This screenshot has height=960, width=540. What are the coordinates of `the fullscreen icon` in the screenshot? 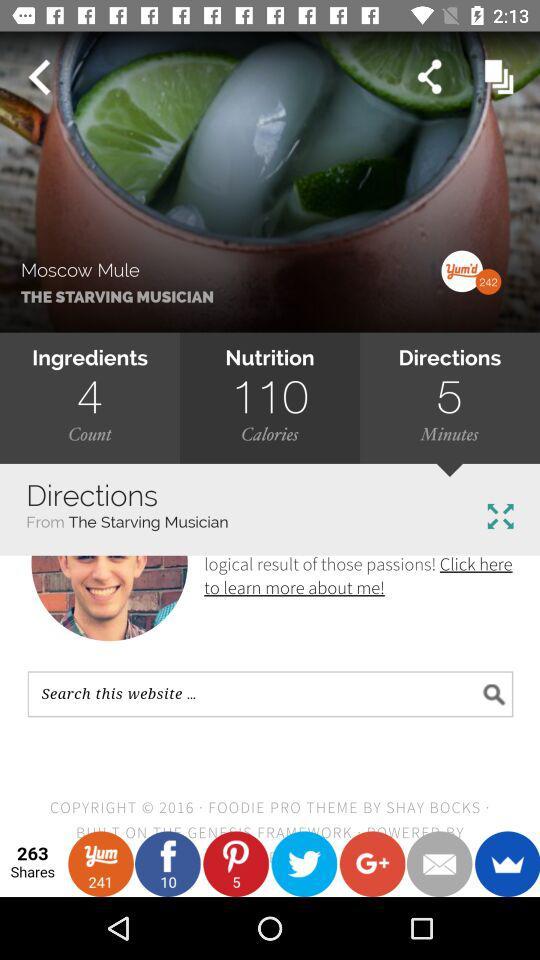 It's located at (499, 515).